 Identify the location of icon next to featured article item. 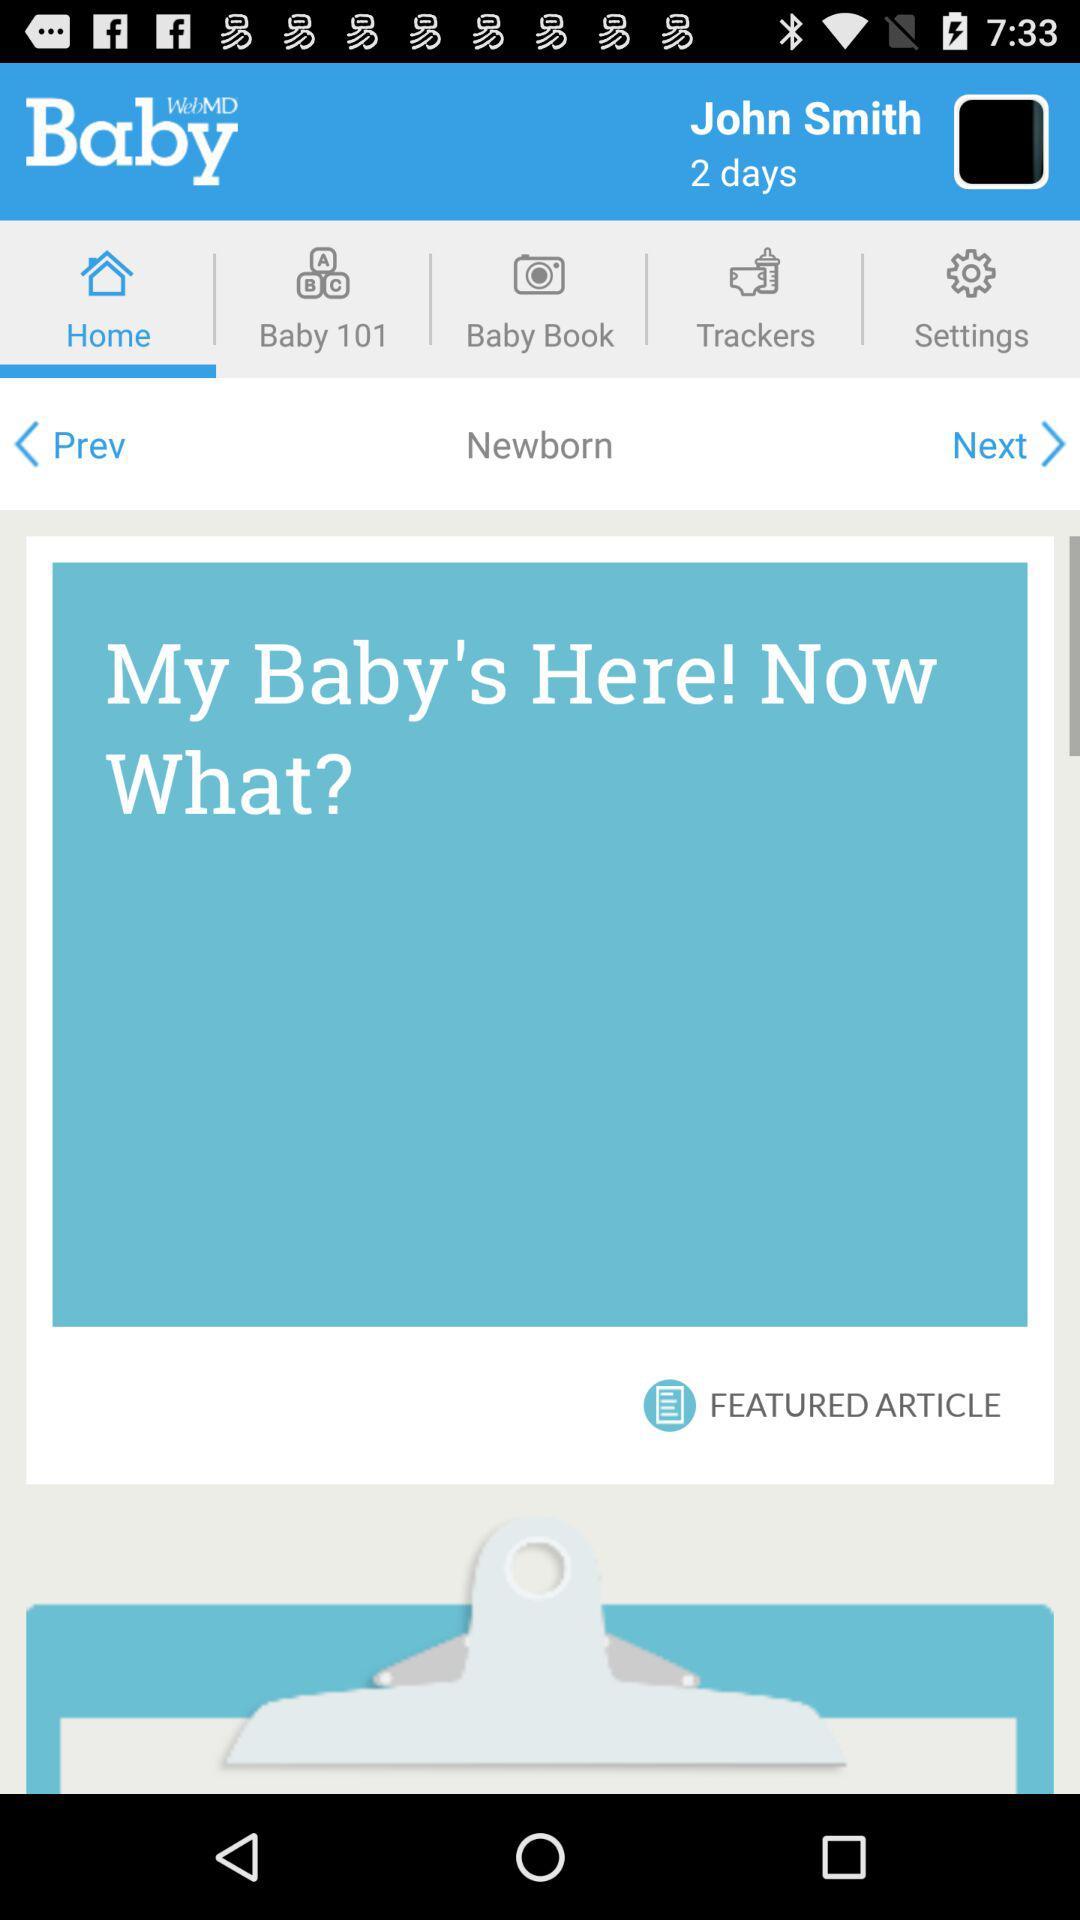
(671, 1404).